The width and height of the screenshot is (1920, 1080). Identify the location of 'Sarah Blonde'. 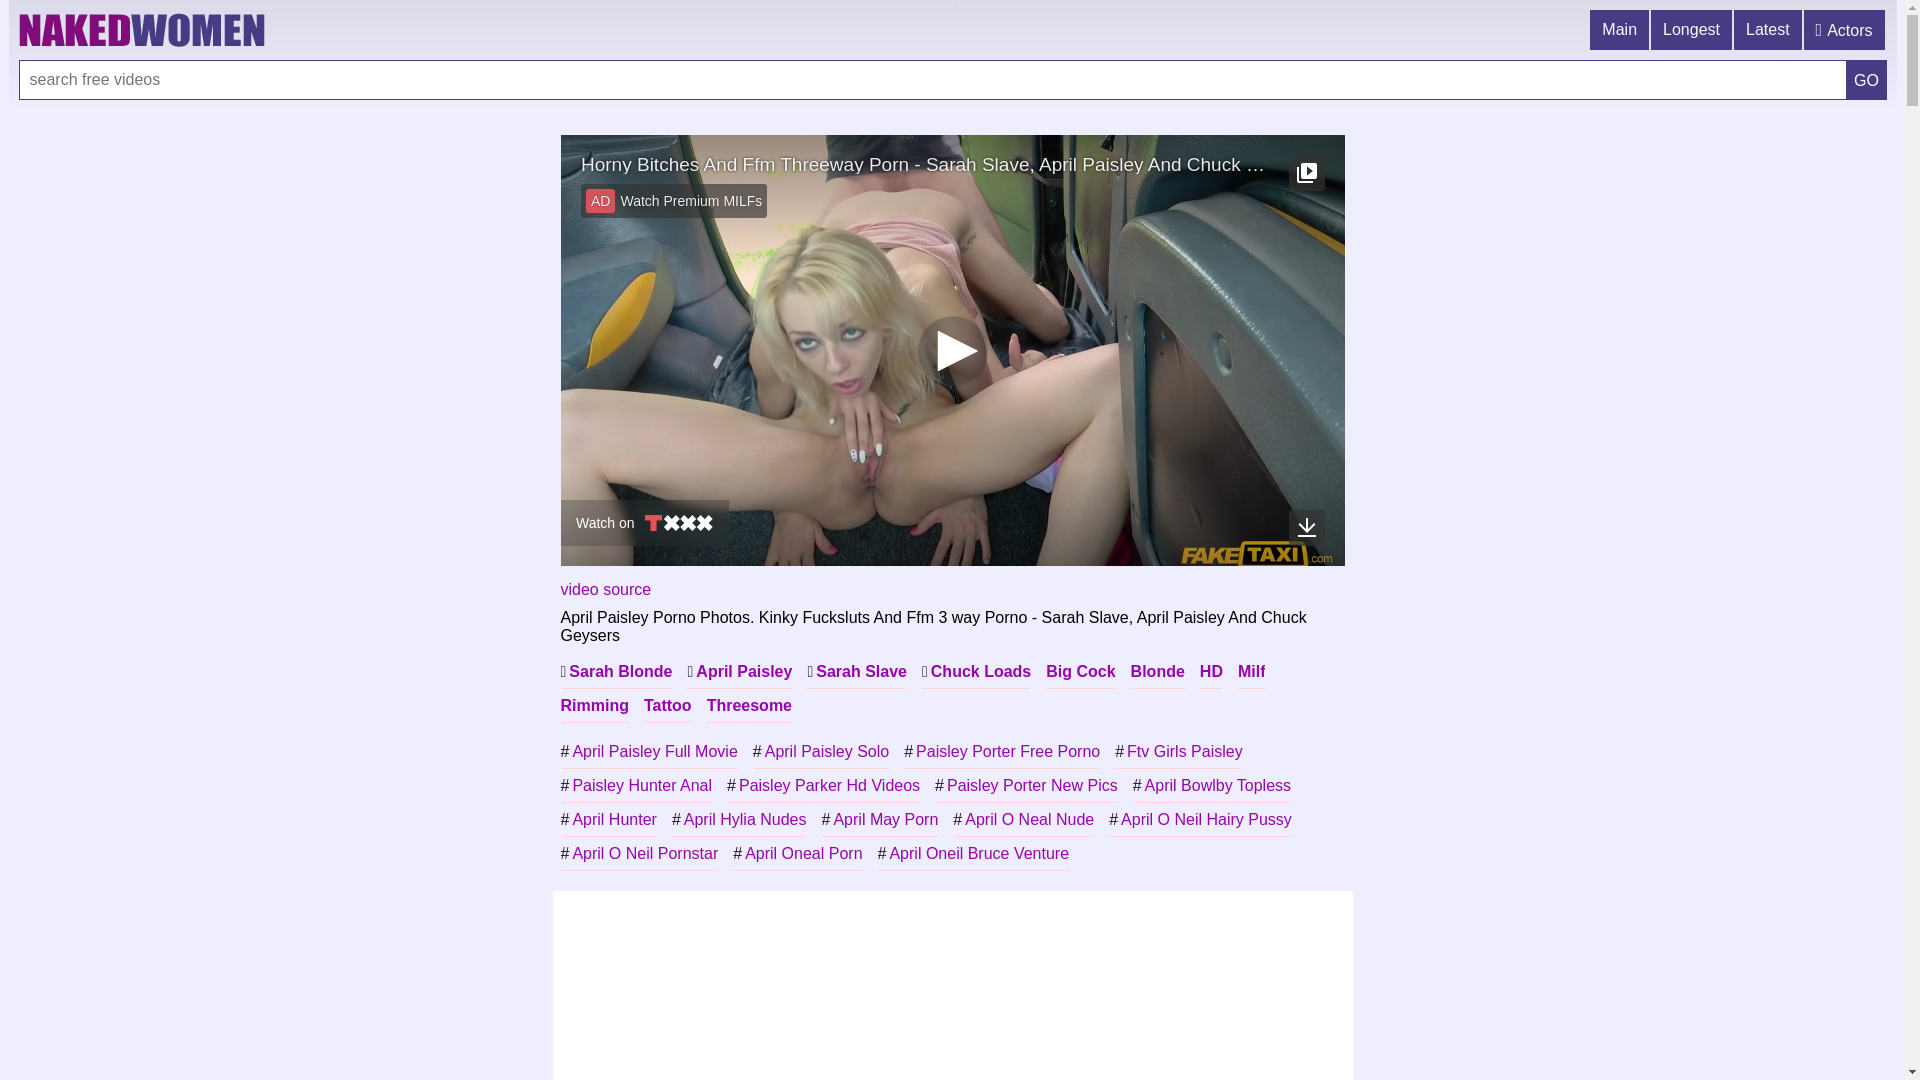
(614, 671).